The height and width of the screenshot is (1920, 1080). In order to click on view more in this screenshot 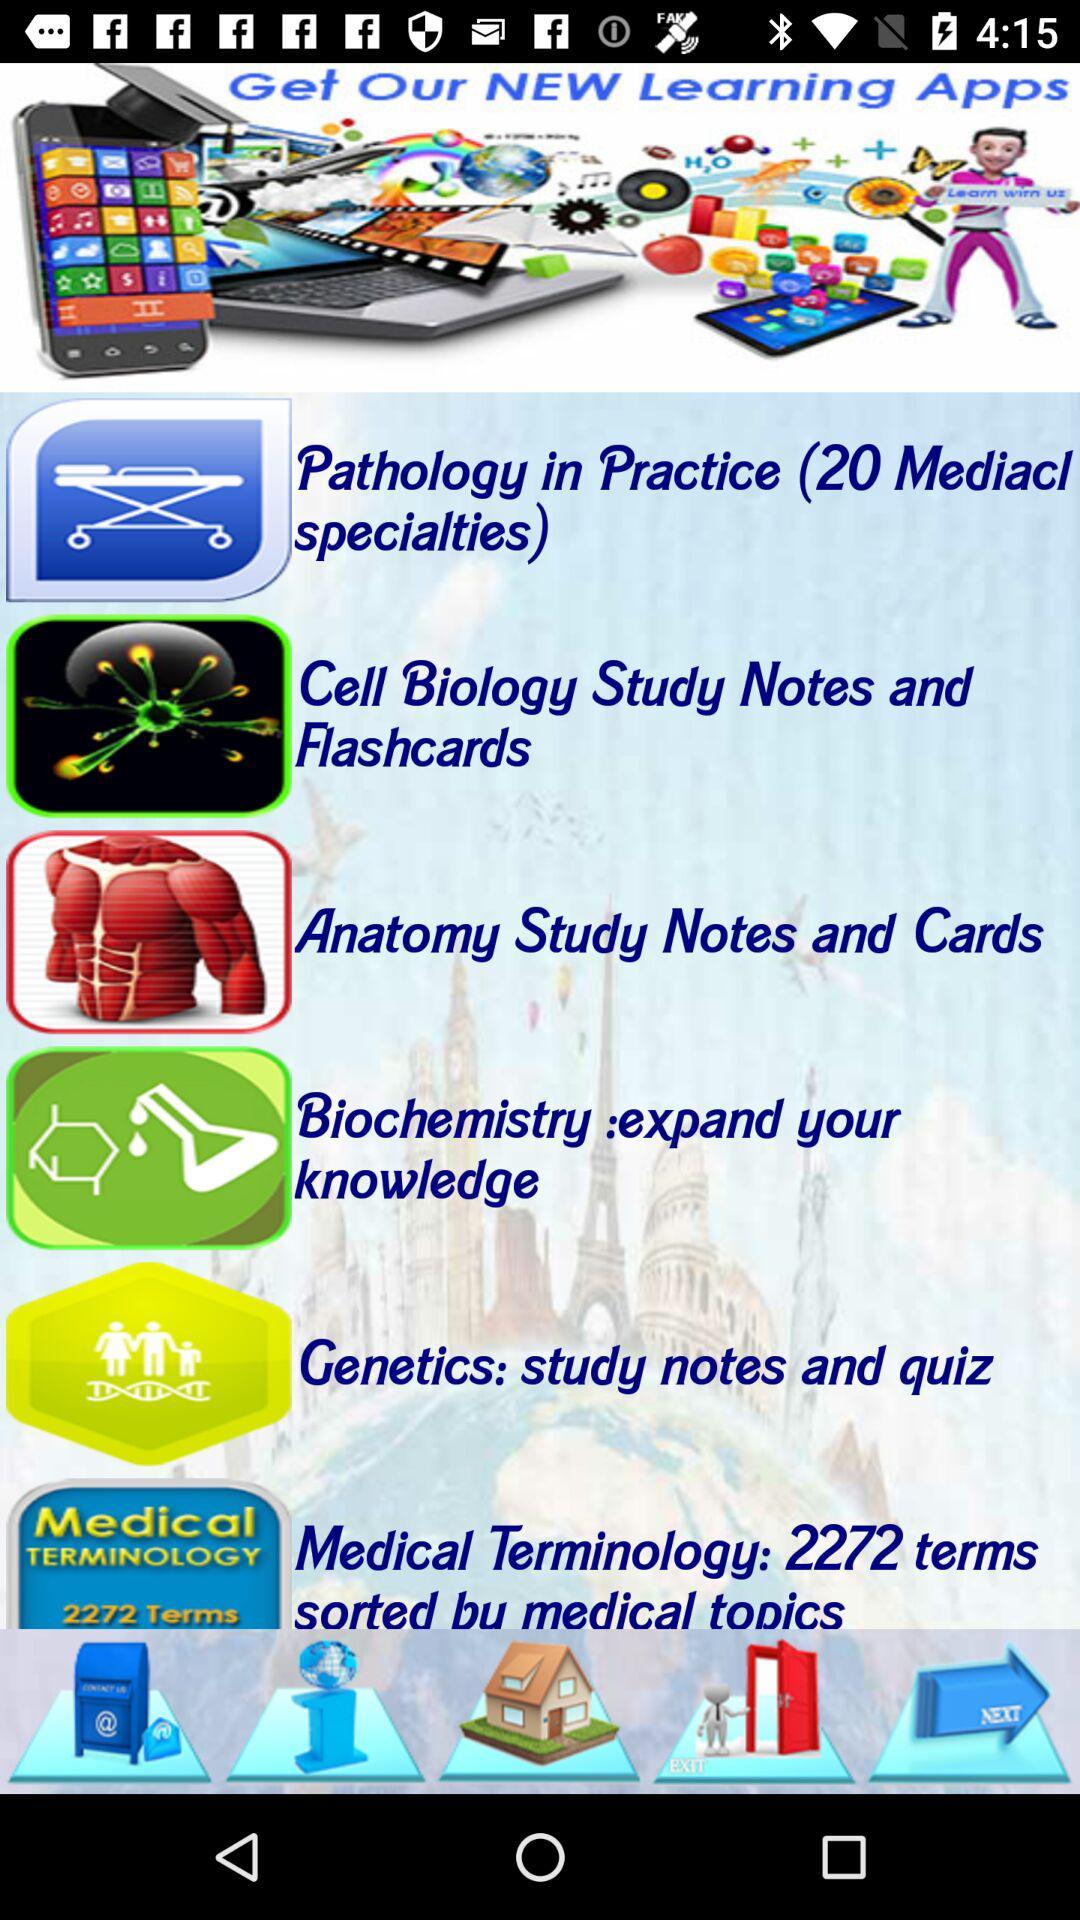, I will do `click(147, 1551)`.